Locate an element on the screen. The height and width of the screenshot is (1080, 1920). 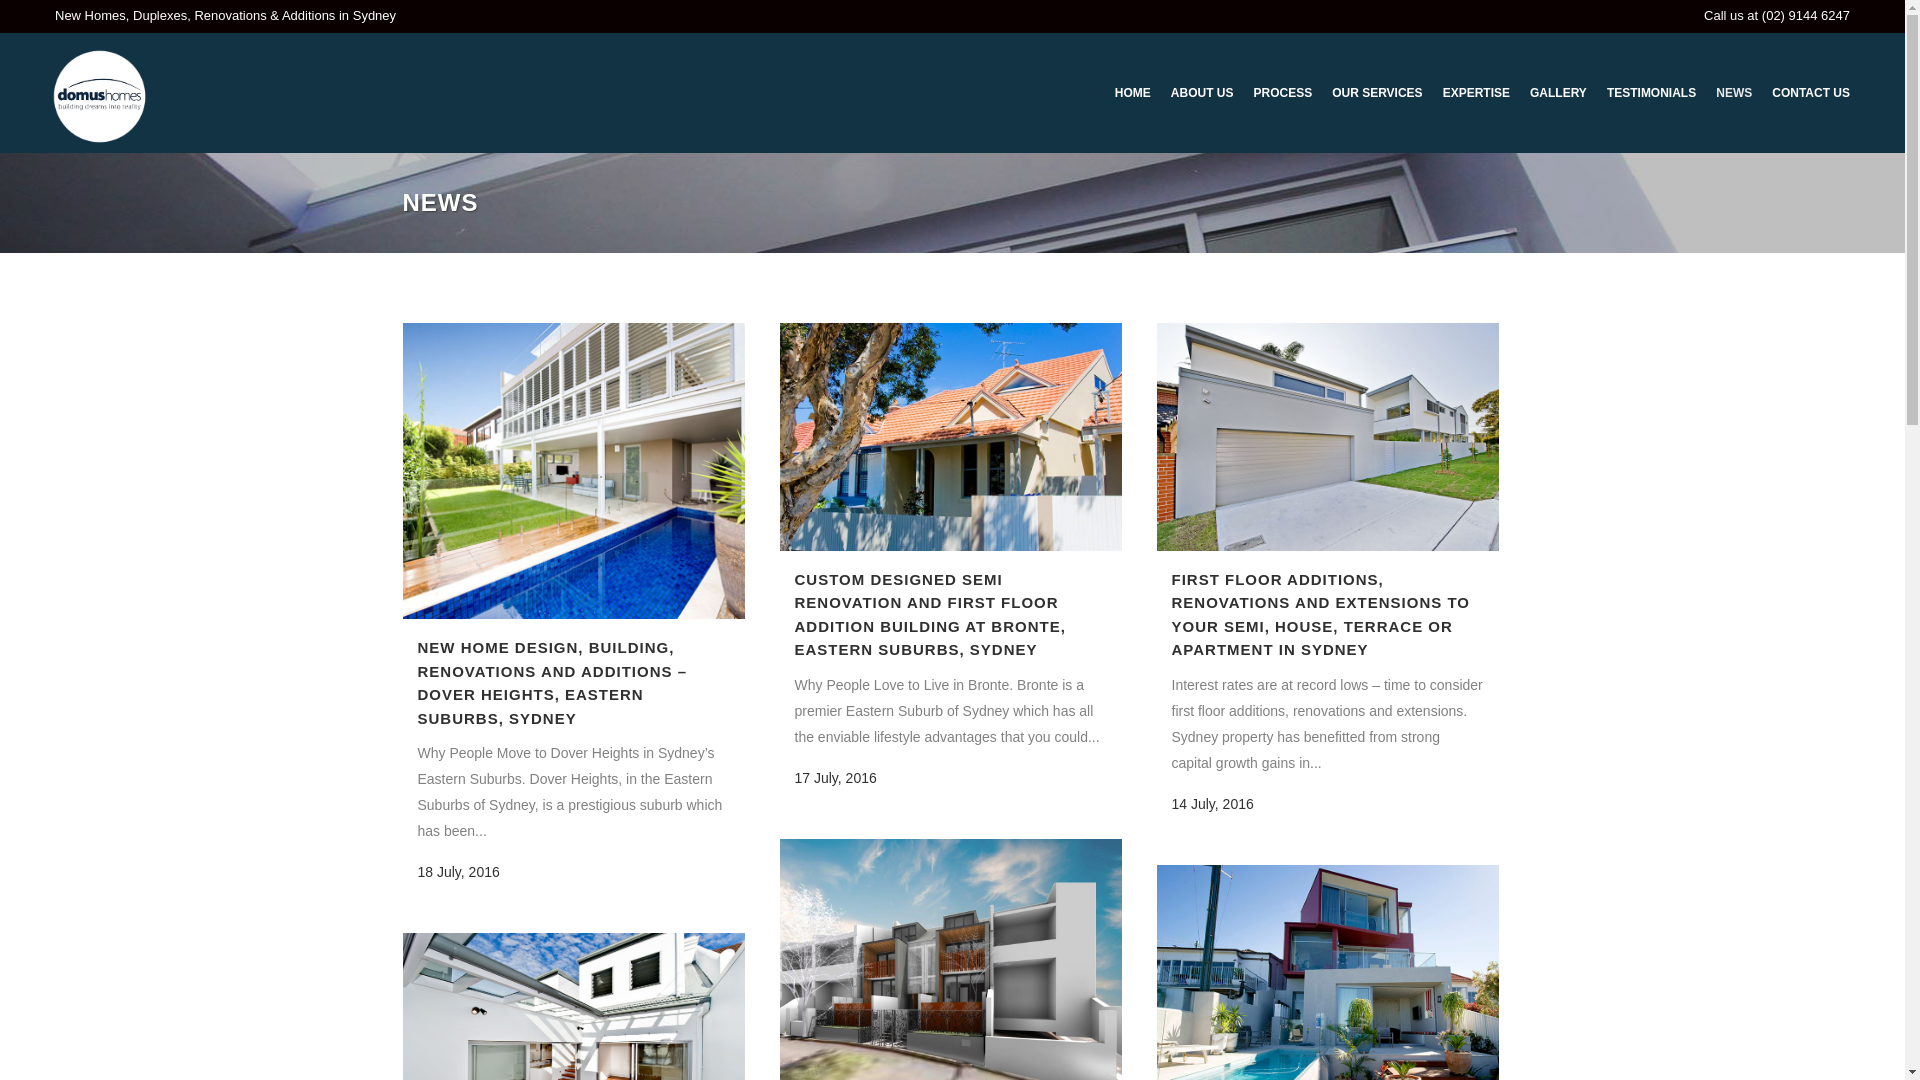
'EXPERTISE' is located at coordinates (1476, 92).